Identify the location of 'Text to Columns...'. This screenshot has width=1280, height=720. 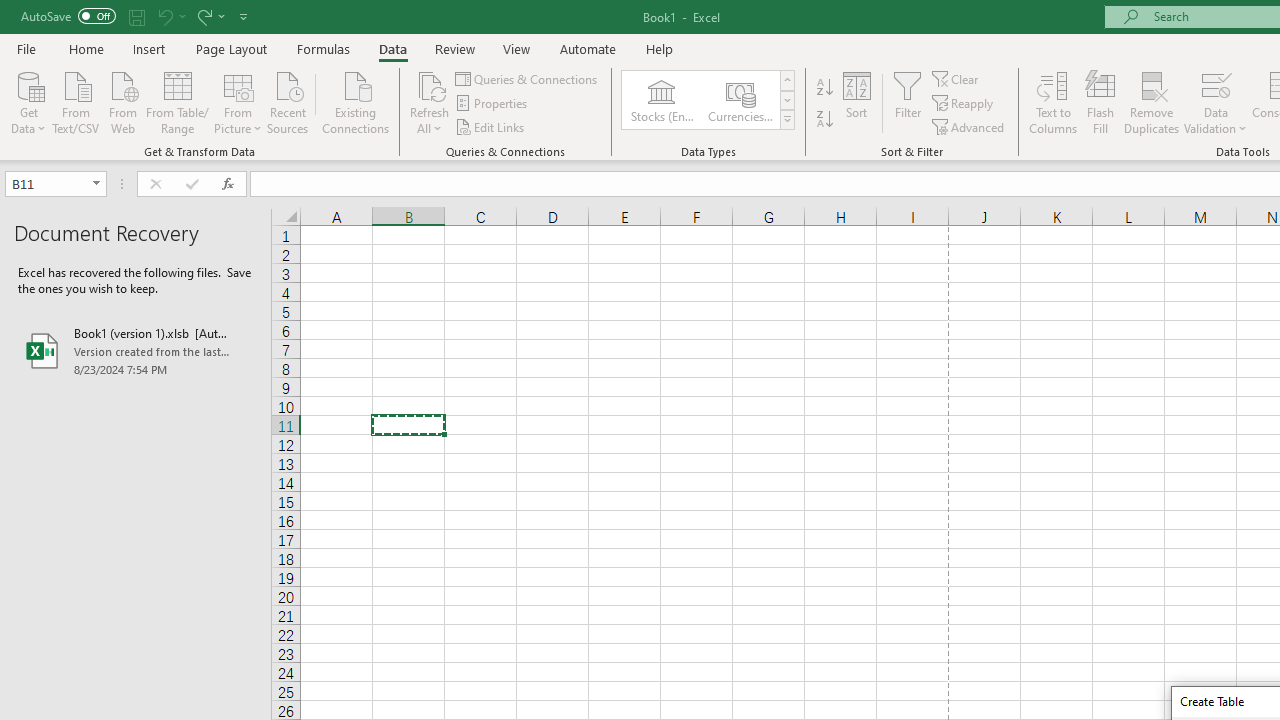
(1052, 103).